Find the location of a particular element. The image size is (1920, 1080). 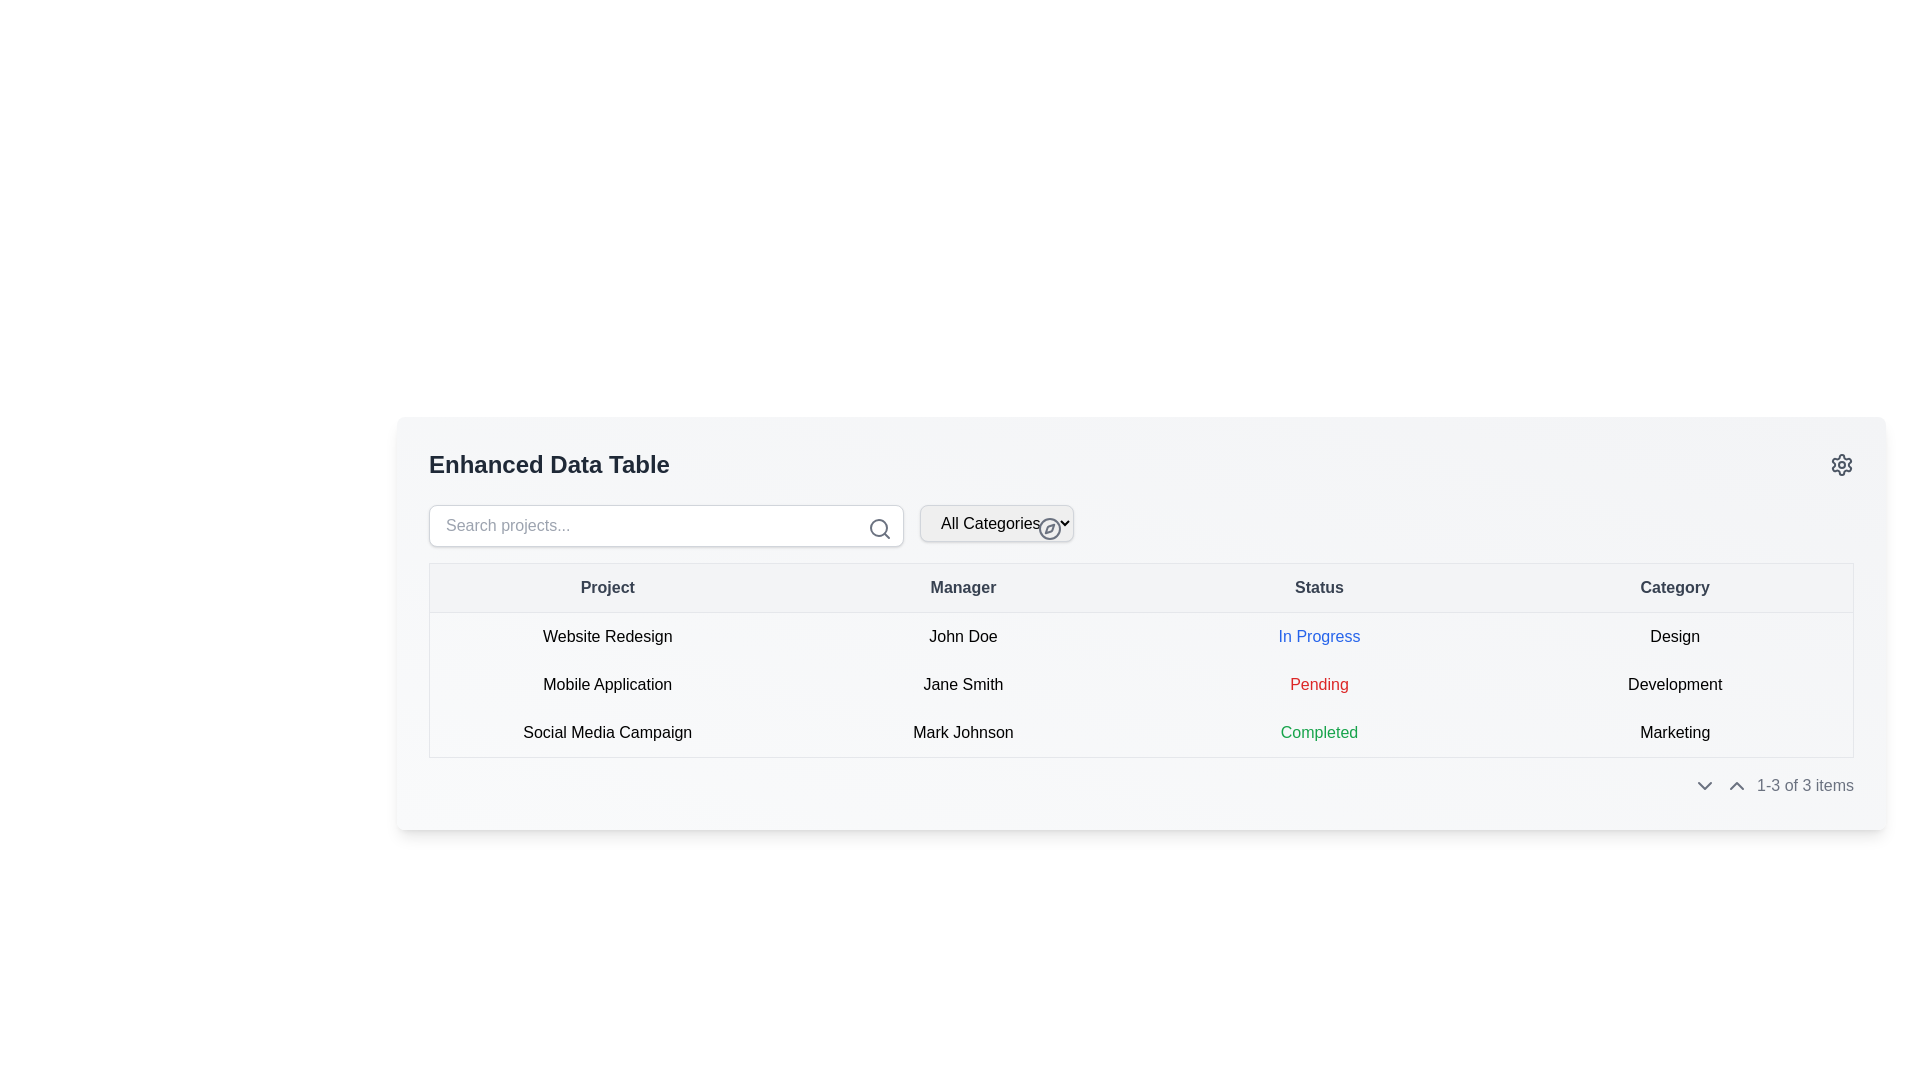

the header label for the first column in a data table, which indicates project-related entries, located at the top-left corner of the layout is located at coordinates (606, 586).